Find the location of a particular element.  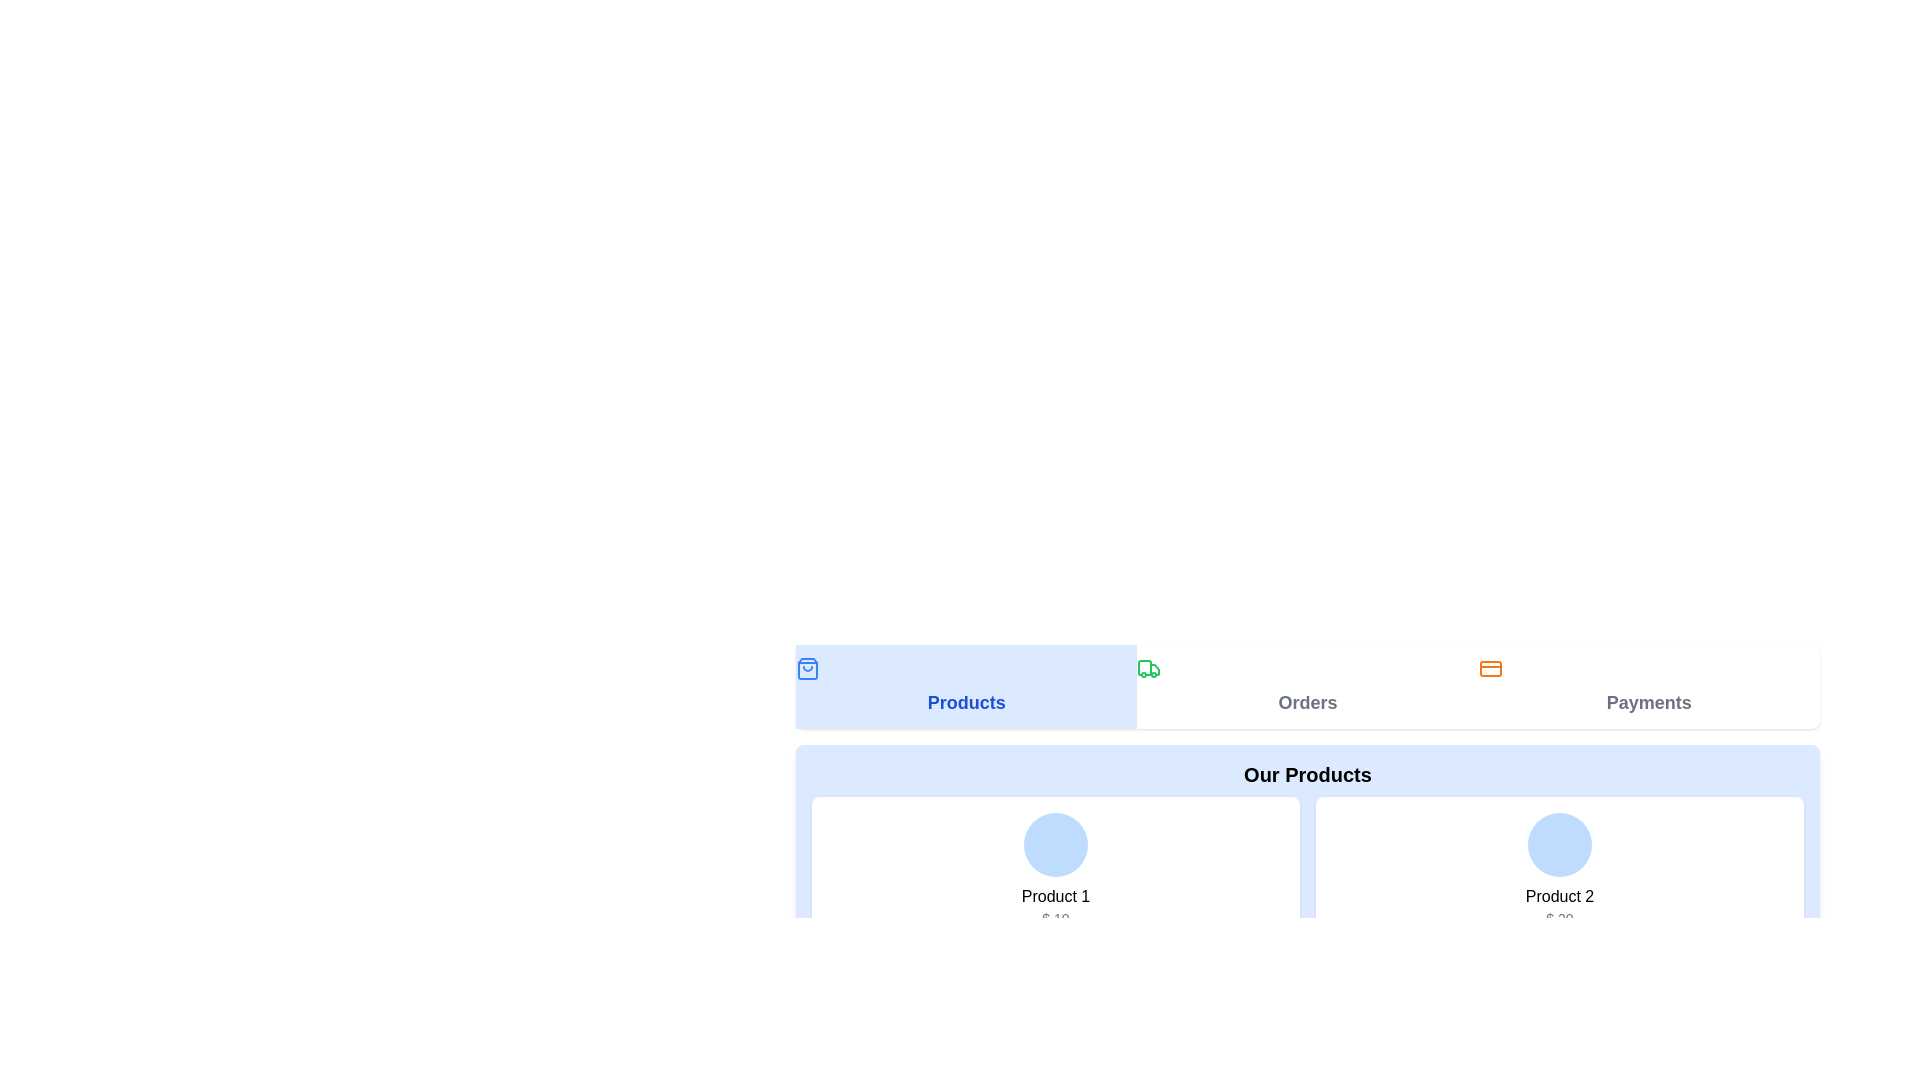

the decorative circular area with a light blue background, which is positioned at the top center of a white card, above 'Product 2' and '$20' is located at coordinates (1559, 844).